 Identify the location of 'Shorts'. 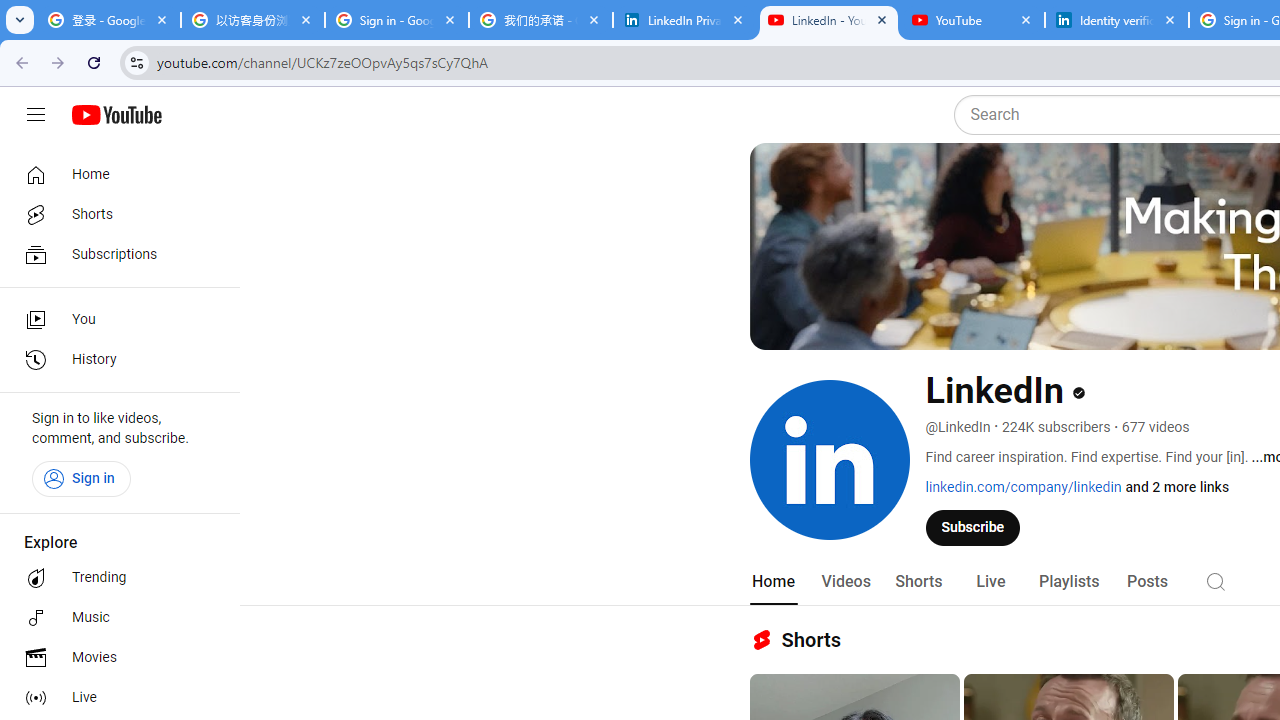
(917, 581).